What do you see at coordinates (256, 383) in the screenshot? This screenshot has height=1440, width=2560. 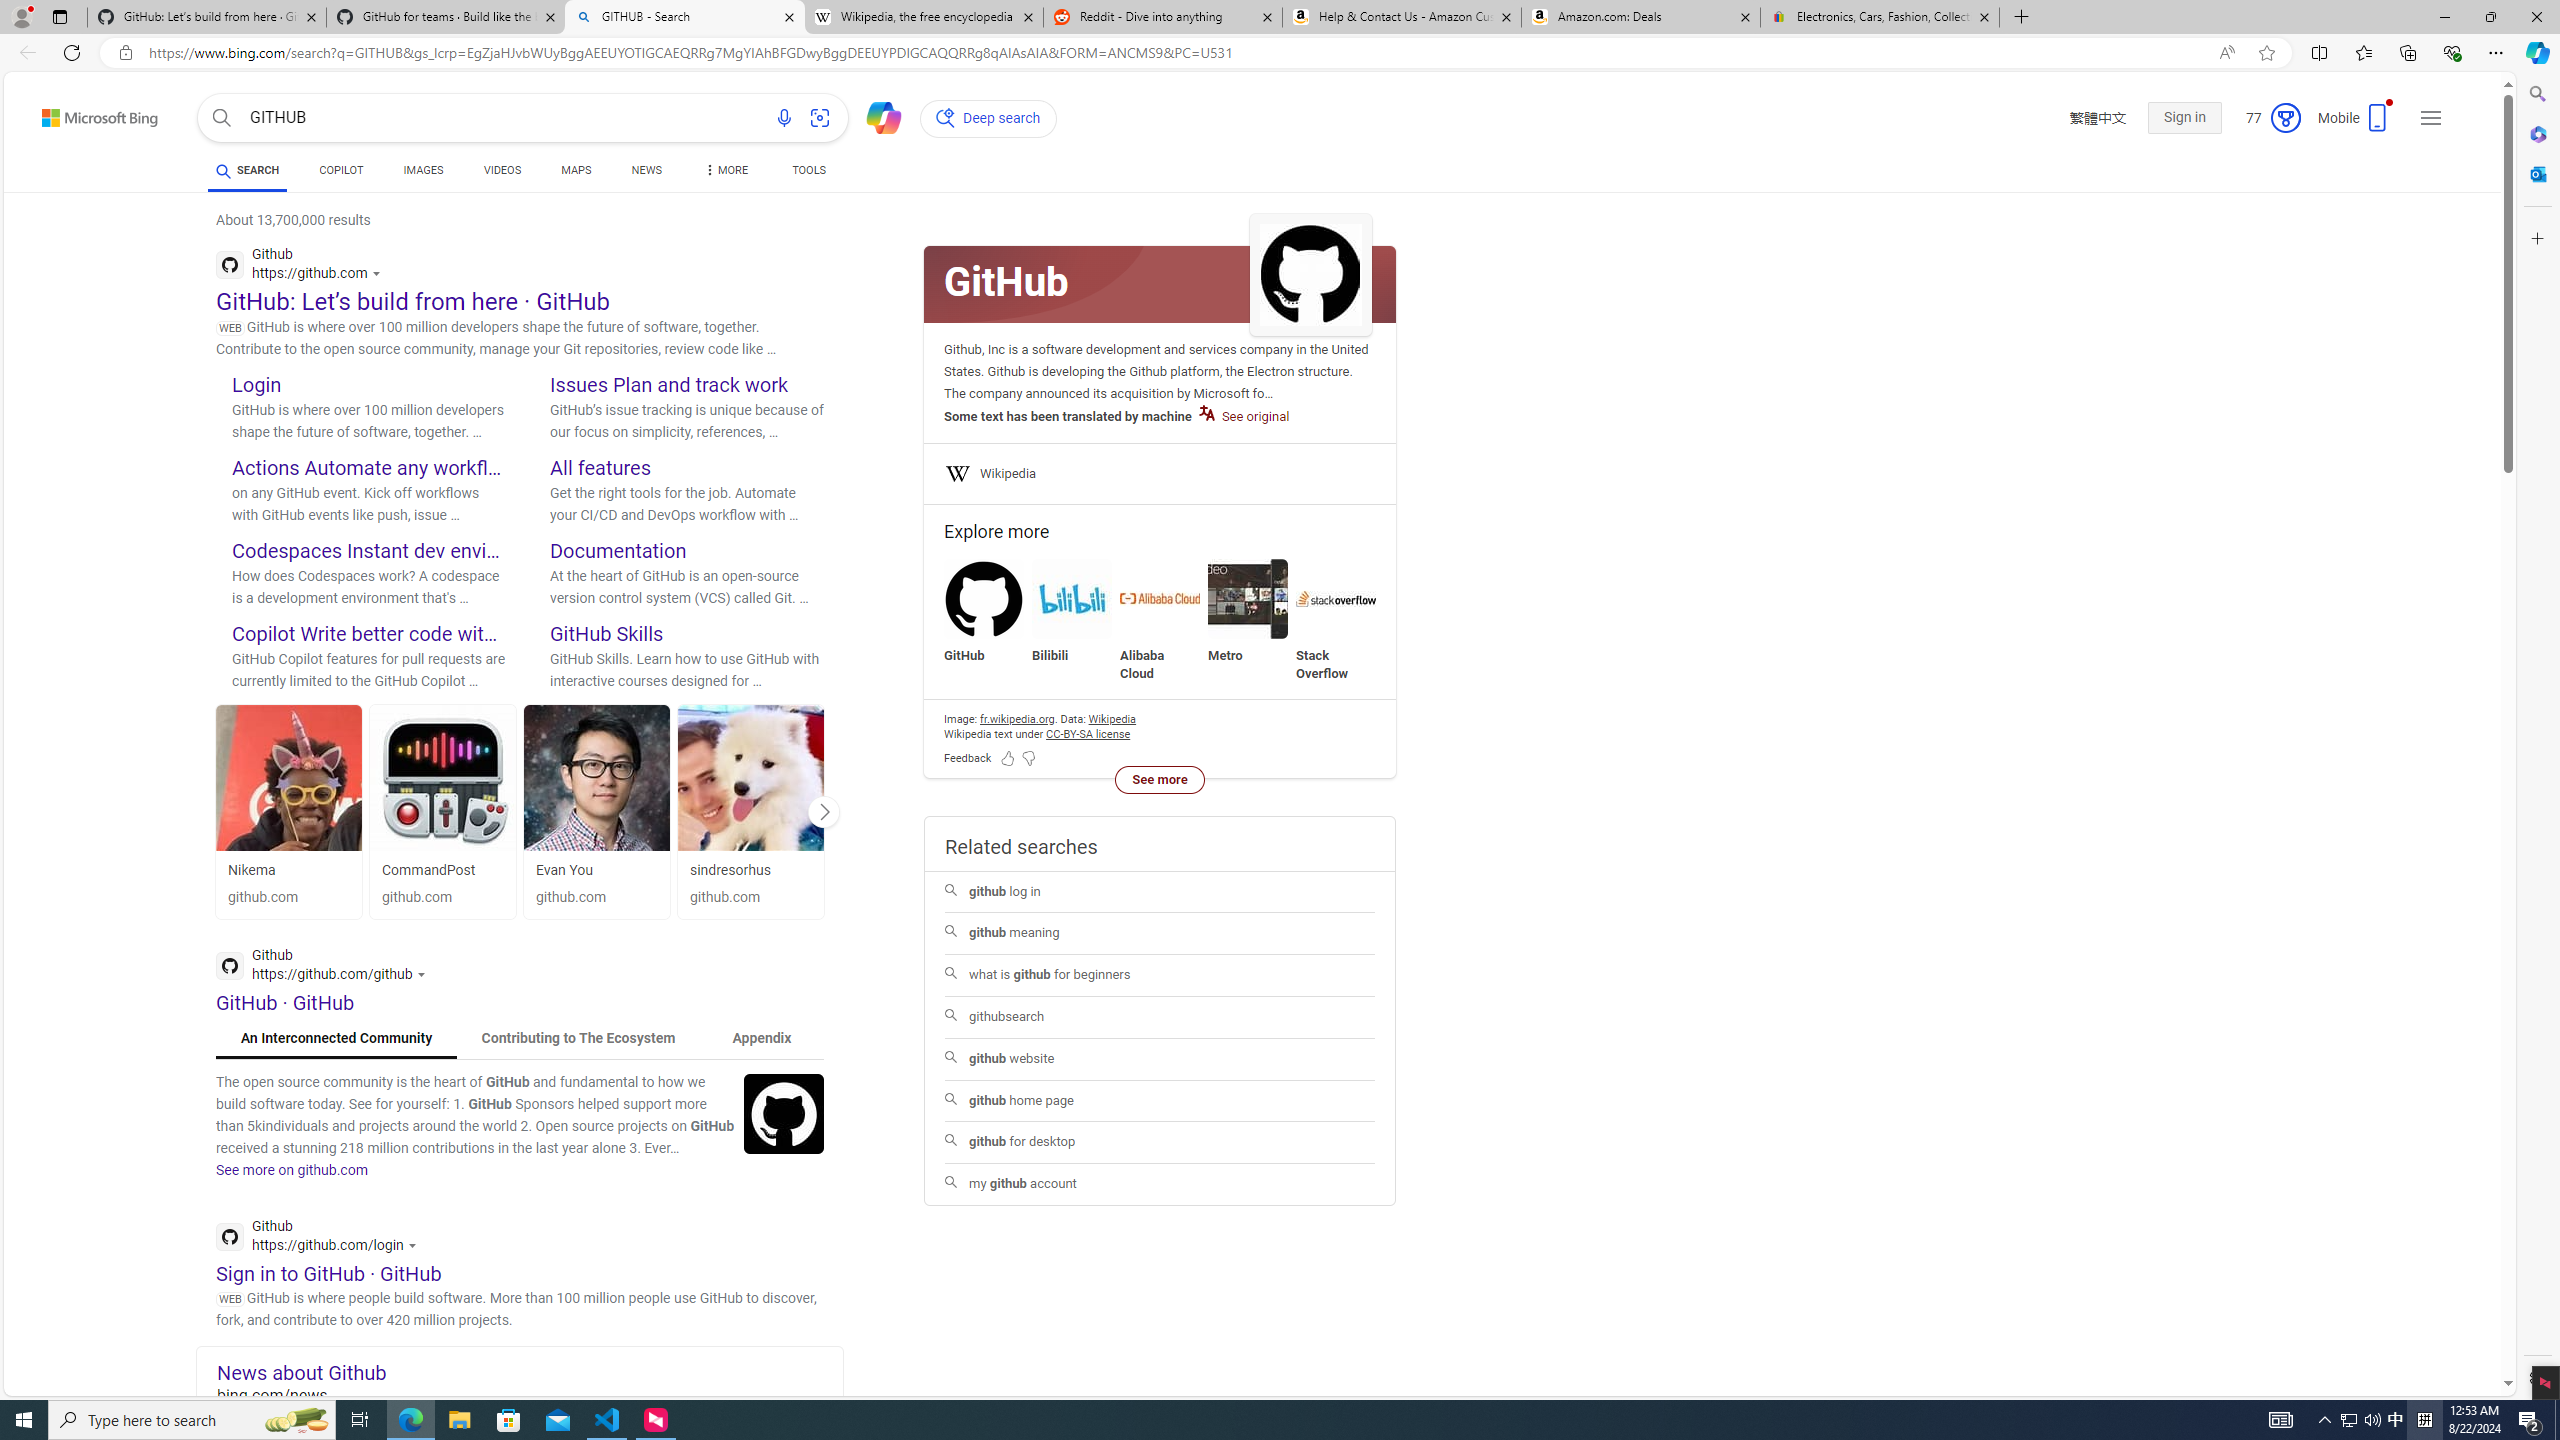 I see `'Login'` at bounding box center [256, 383].